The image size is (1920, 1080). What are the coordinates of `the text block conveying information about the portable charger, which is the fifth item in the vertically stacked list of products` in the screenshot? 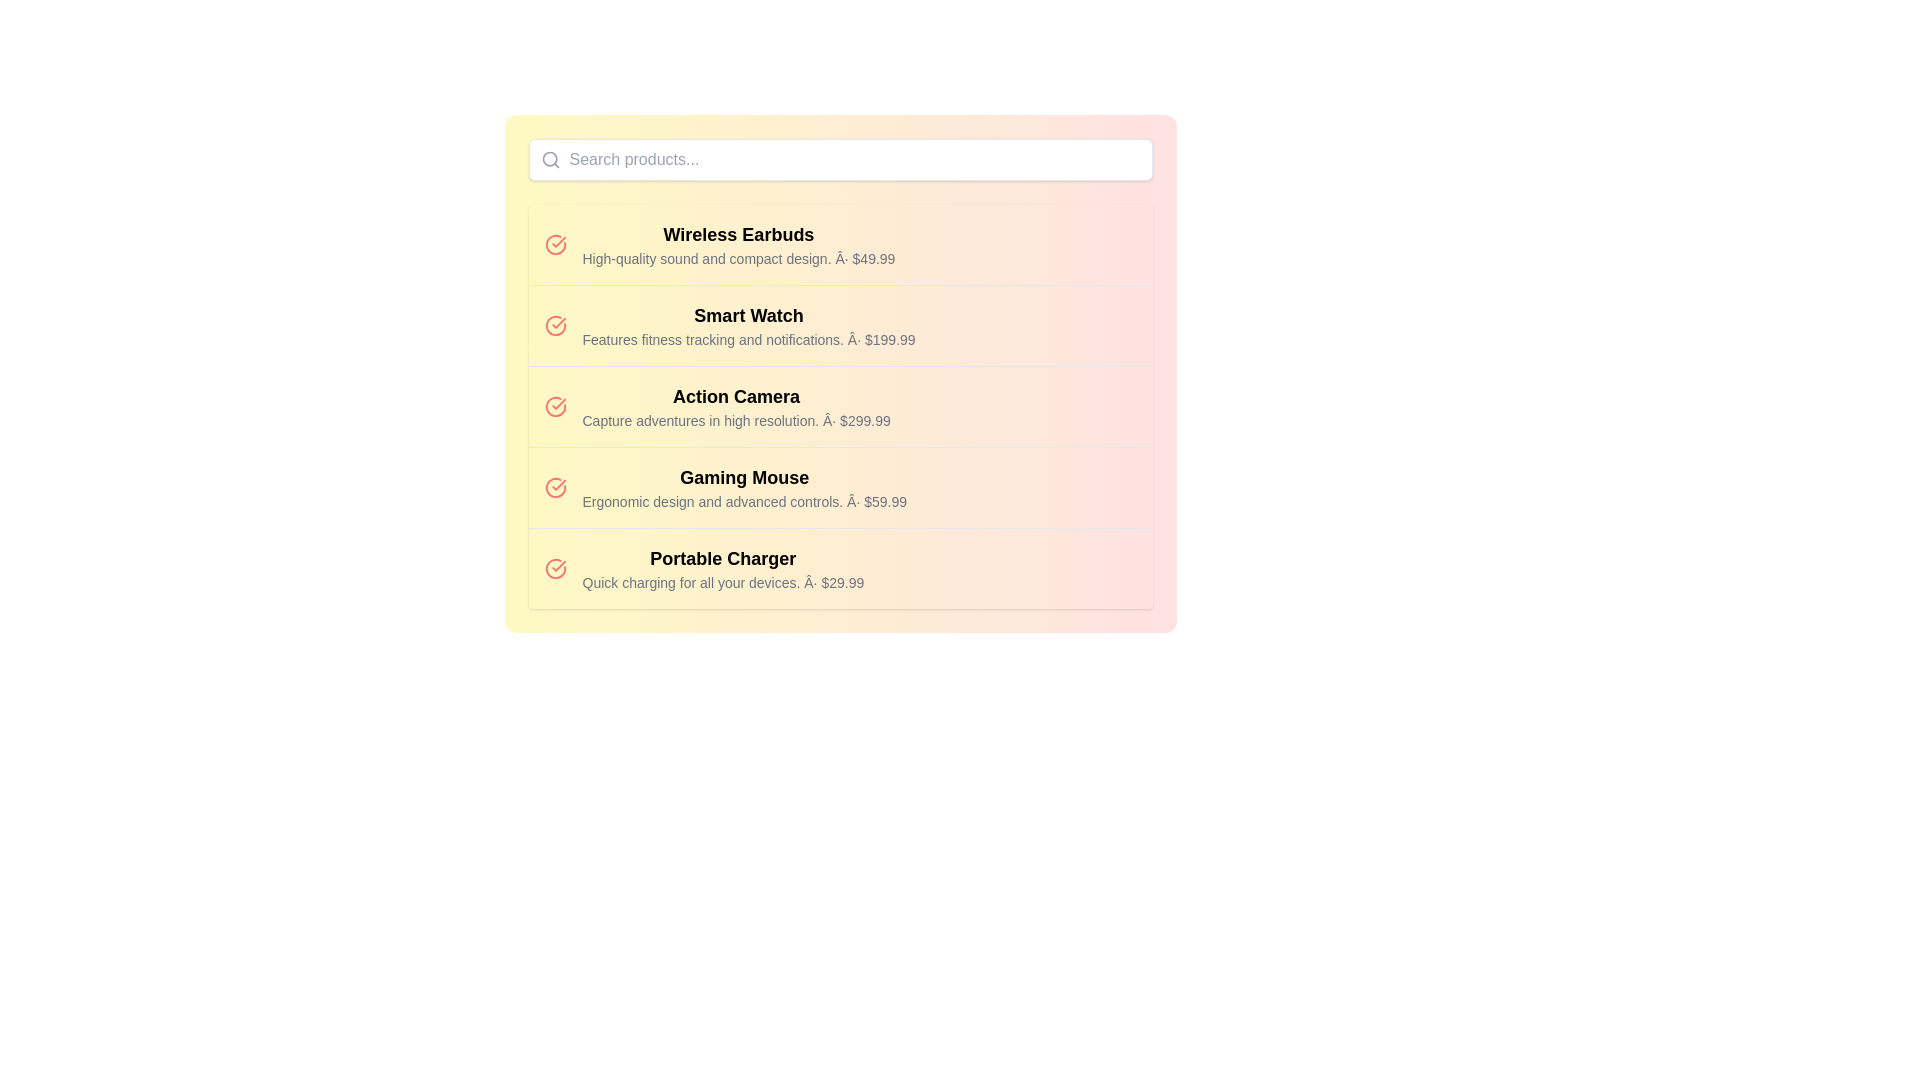 It's located at (722, 569).